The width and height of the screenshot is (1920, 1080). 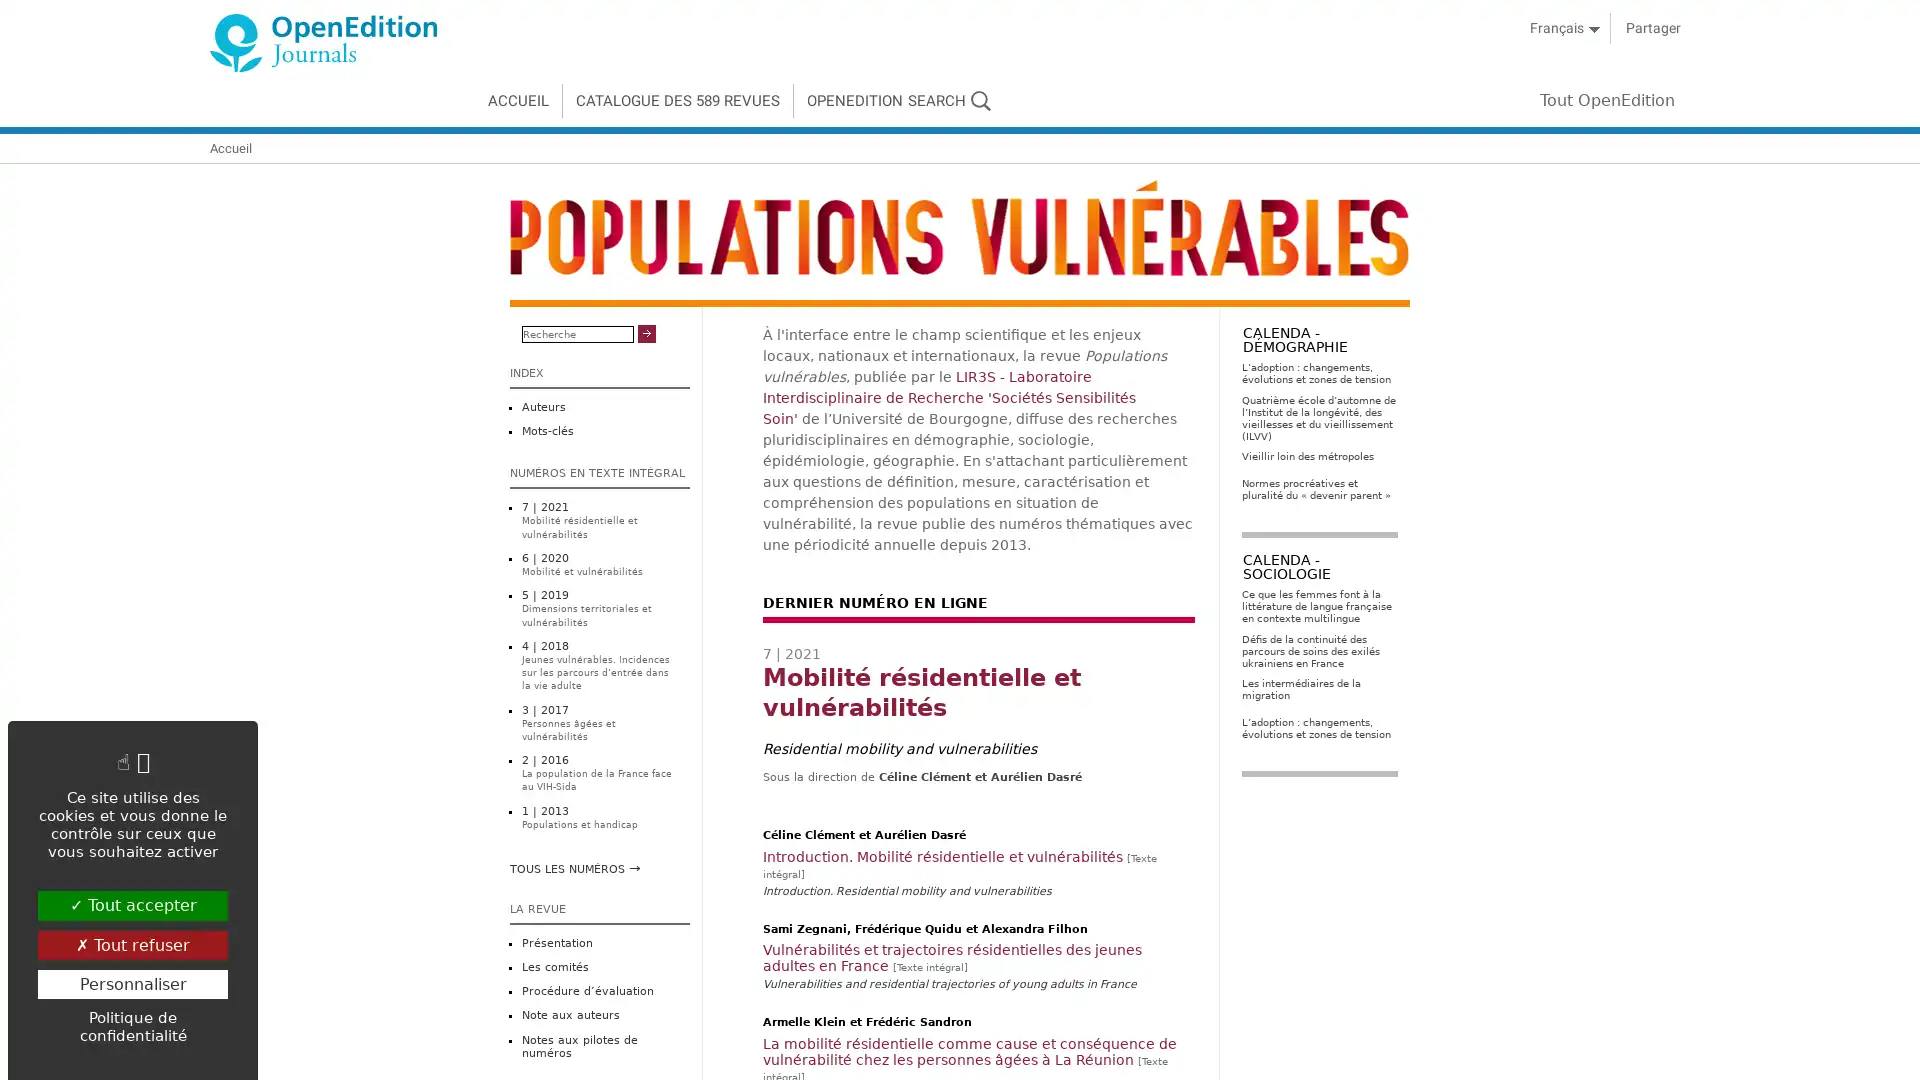 What do you see at coordinates (646, 333) in the screenshot?
I see `Chercher` at bounding box center [646, 333].